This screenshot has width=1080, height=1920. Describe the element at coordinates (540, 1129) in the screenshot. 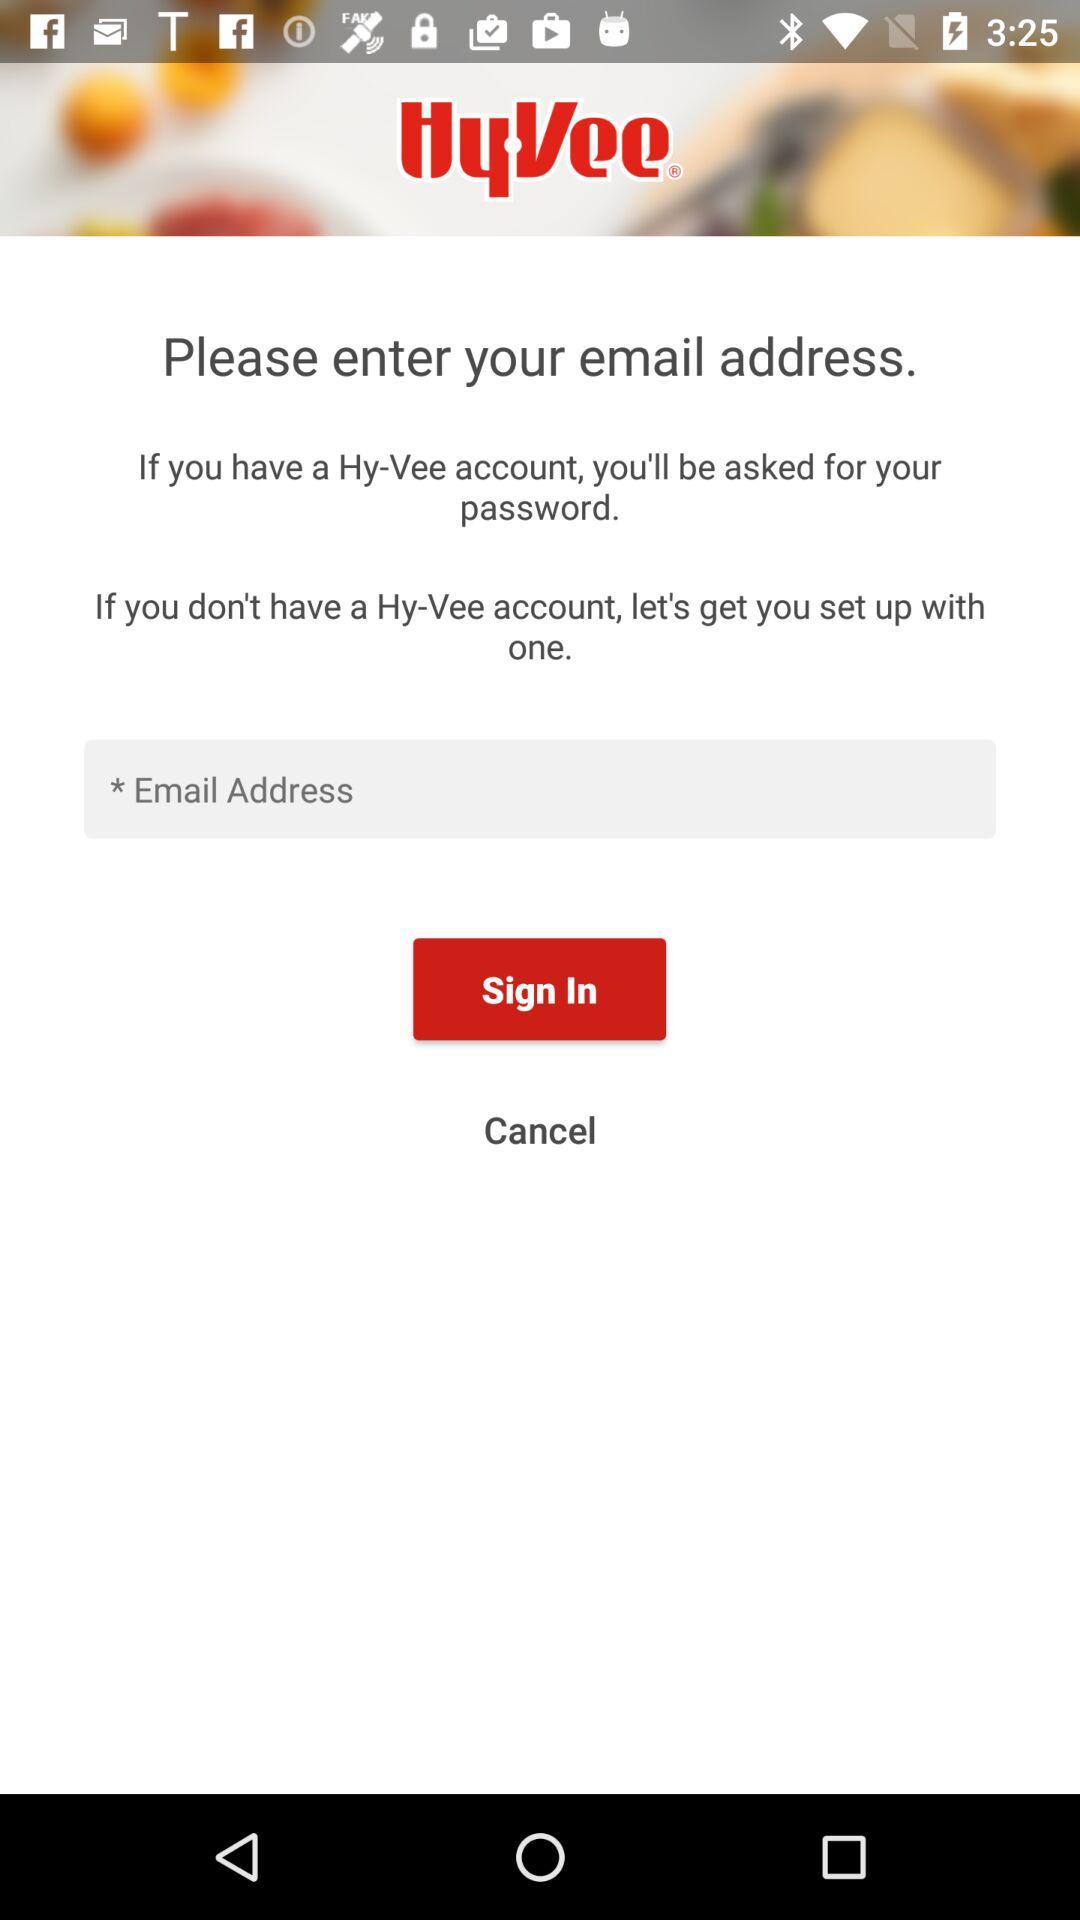

I see `the item below the sign in` at that location.